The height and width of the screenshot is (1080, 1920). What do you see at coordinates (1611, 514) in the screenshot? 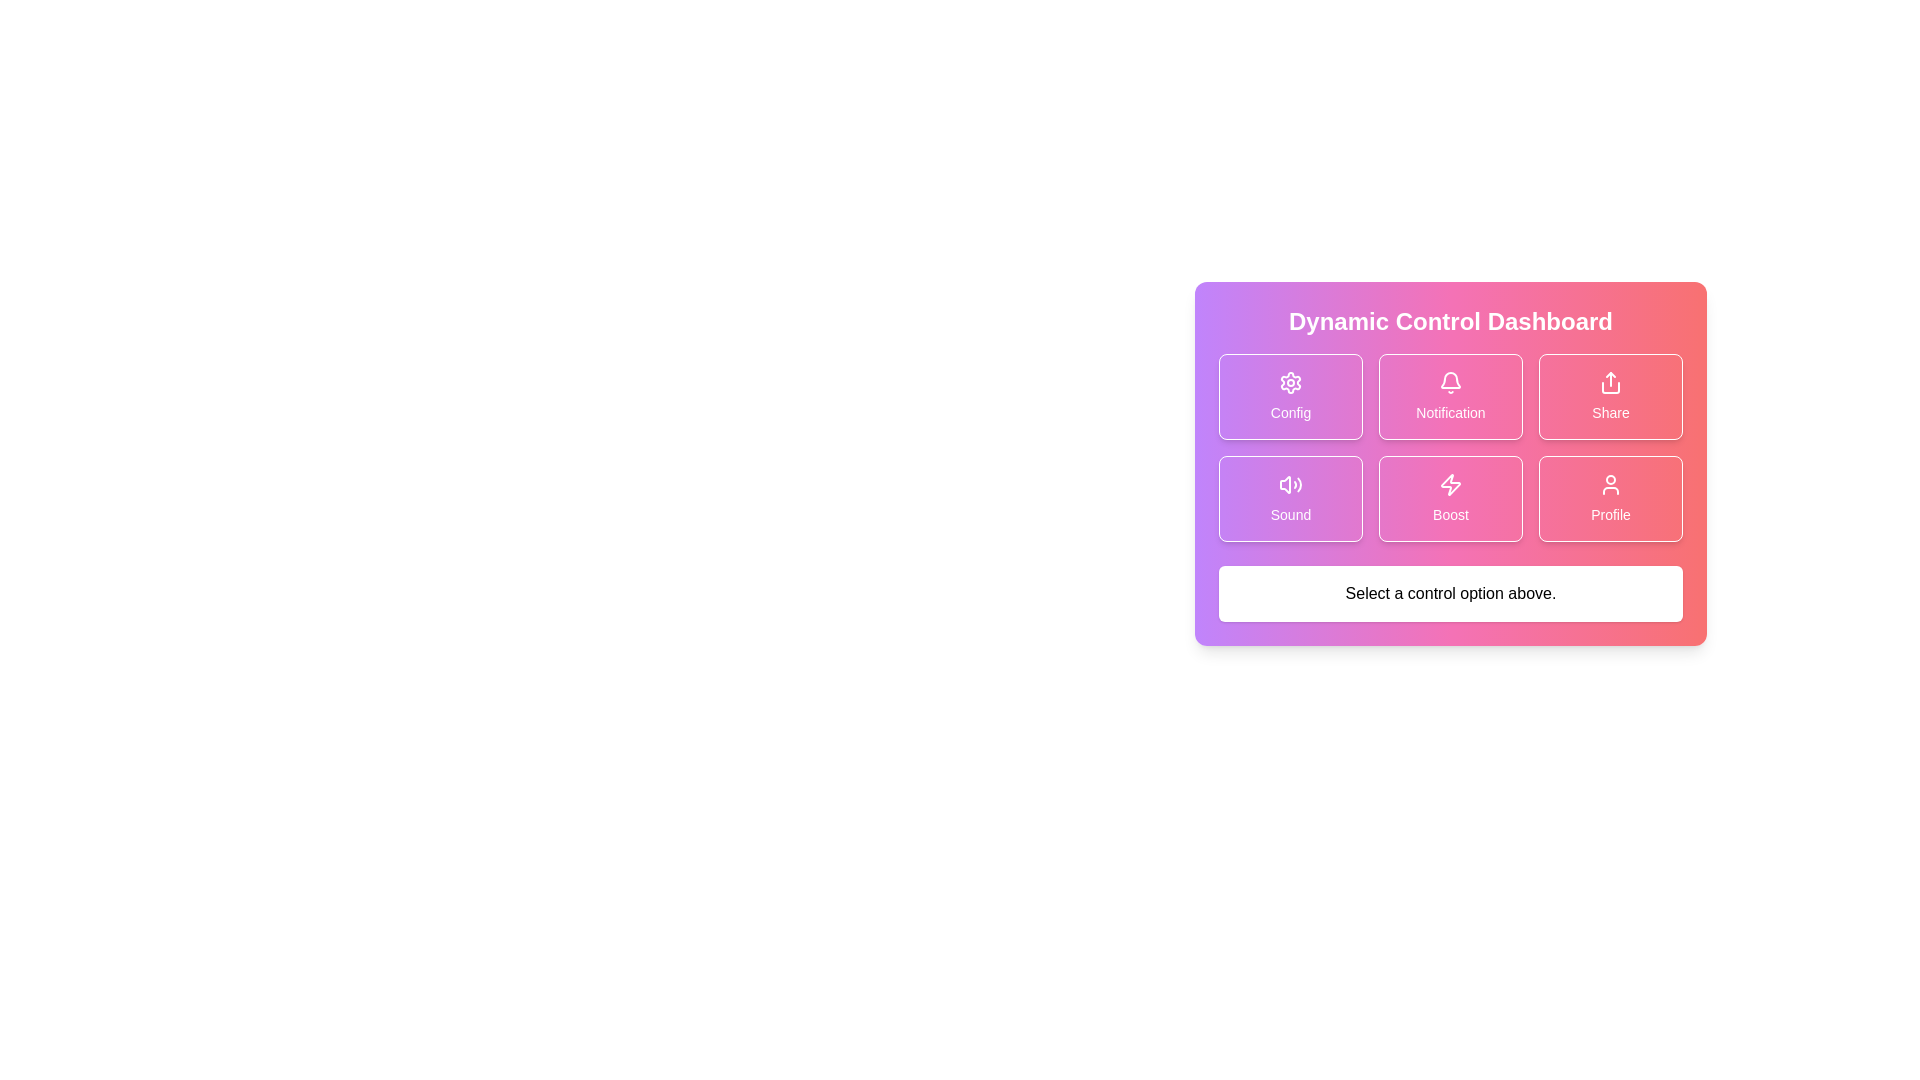
I see `the text label located at the bottom-right corner of the lower grid in the Dynamic Control Dashboard, which describes the user profile icon` at bounding box center [1611, 514].